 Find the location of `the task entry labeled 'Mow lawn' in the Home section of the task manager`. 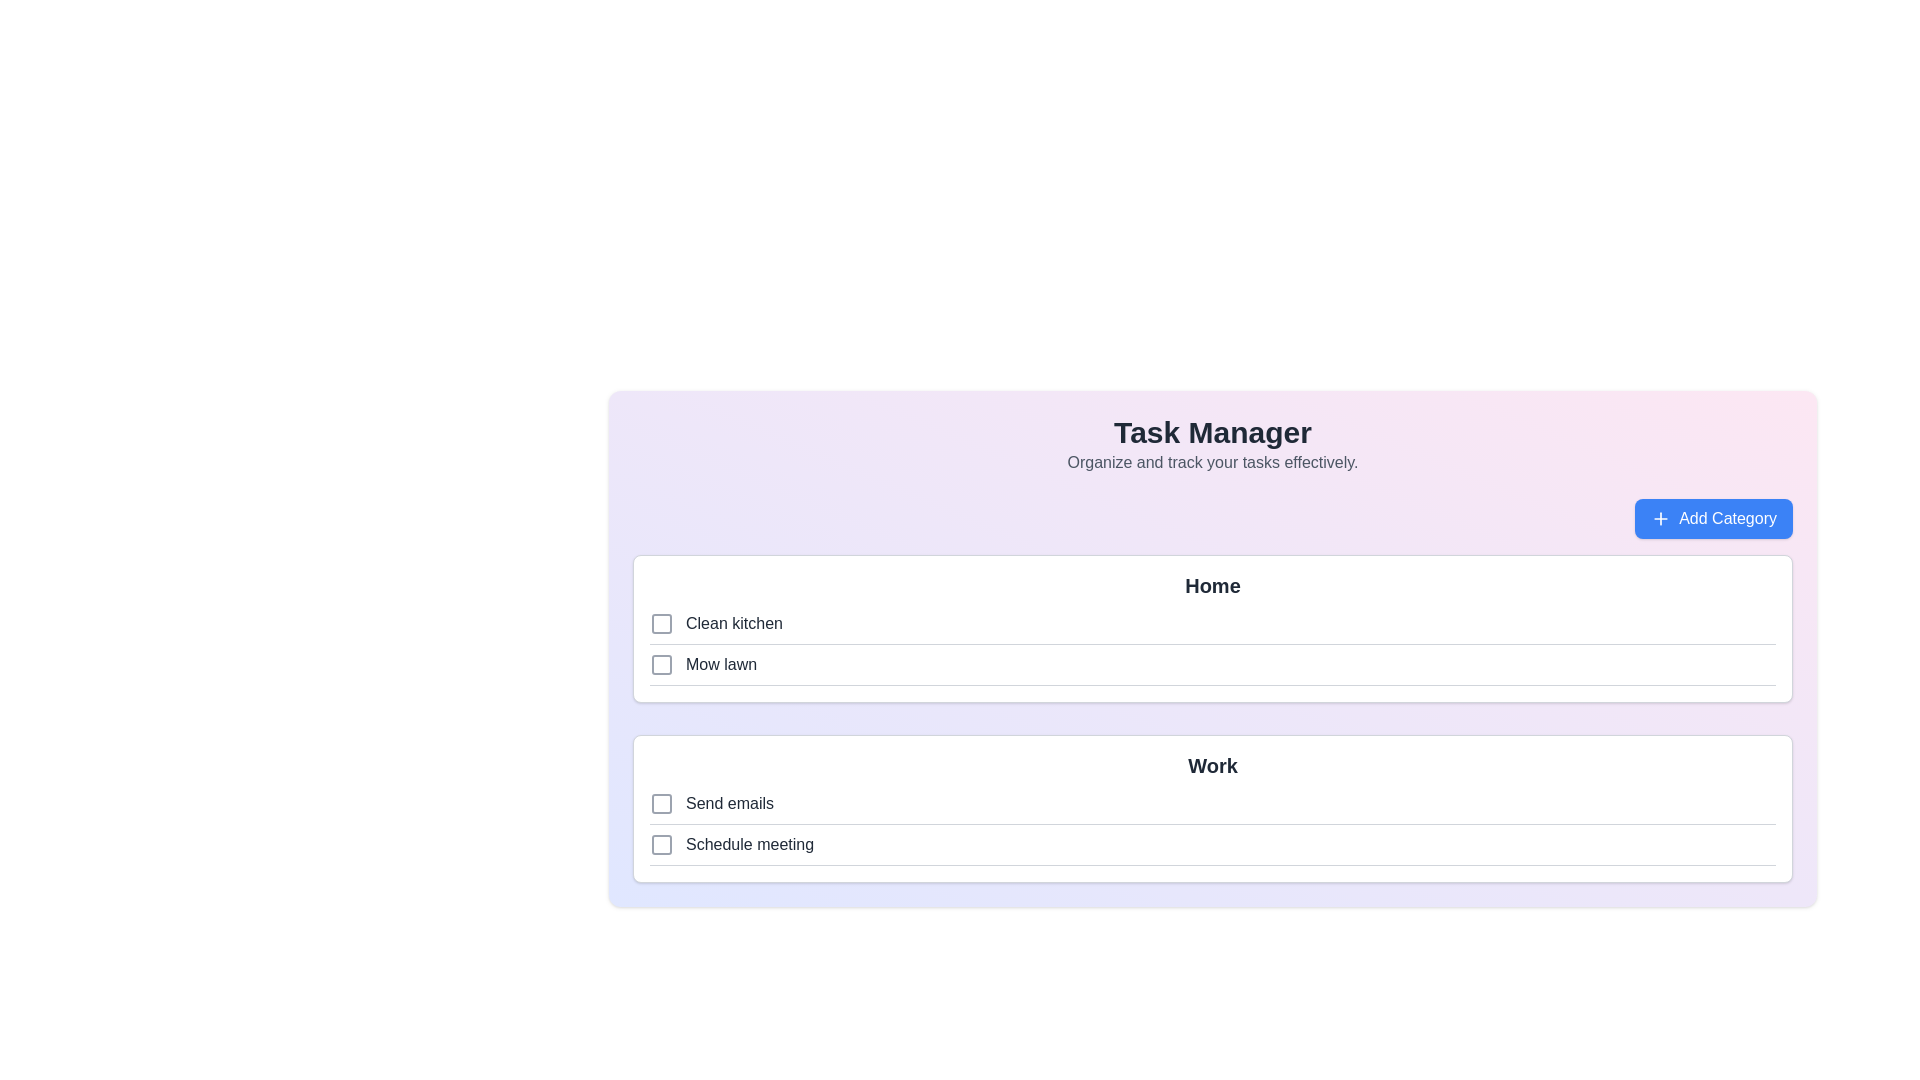

the task entry labeled 'Mow lawn' in the Home section of the task manager is located at coordinates (1212, 668).